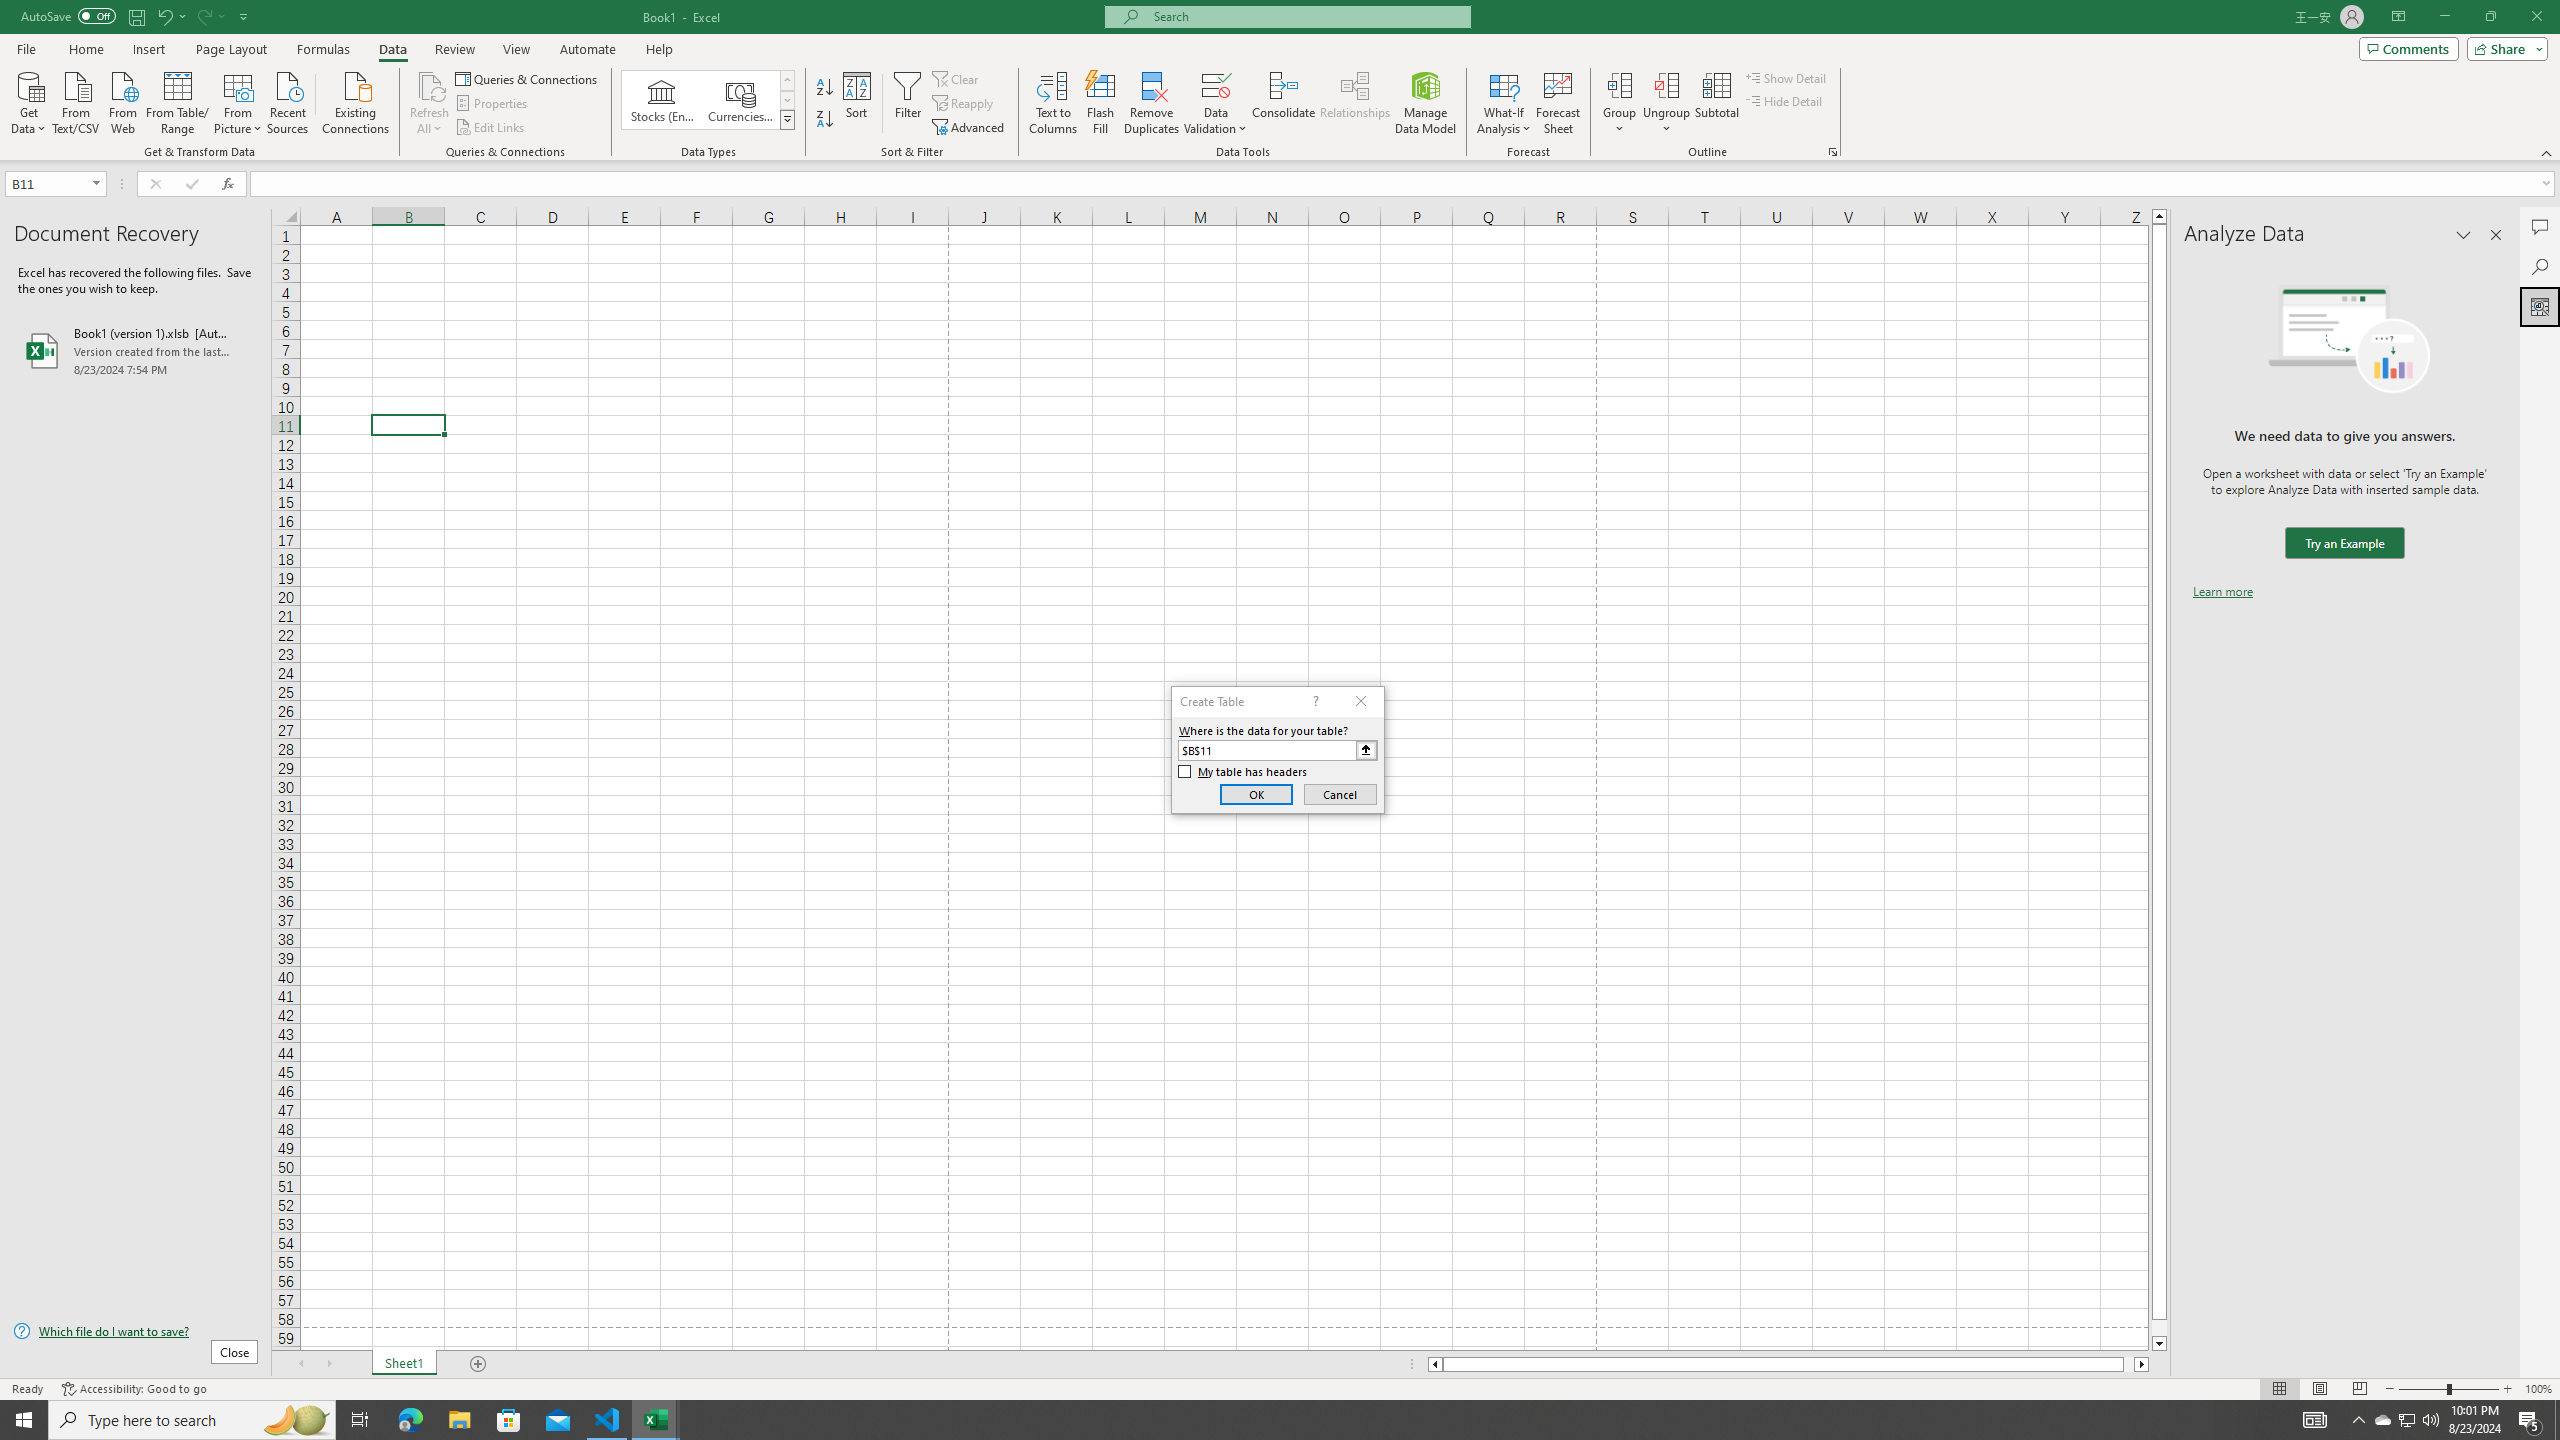  Describe the element at coordinates (1151, 103) in the screenshot. I see `'Remove Duplicates'` at that location.